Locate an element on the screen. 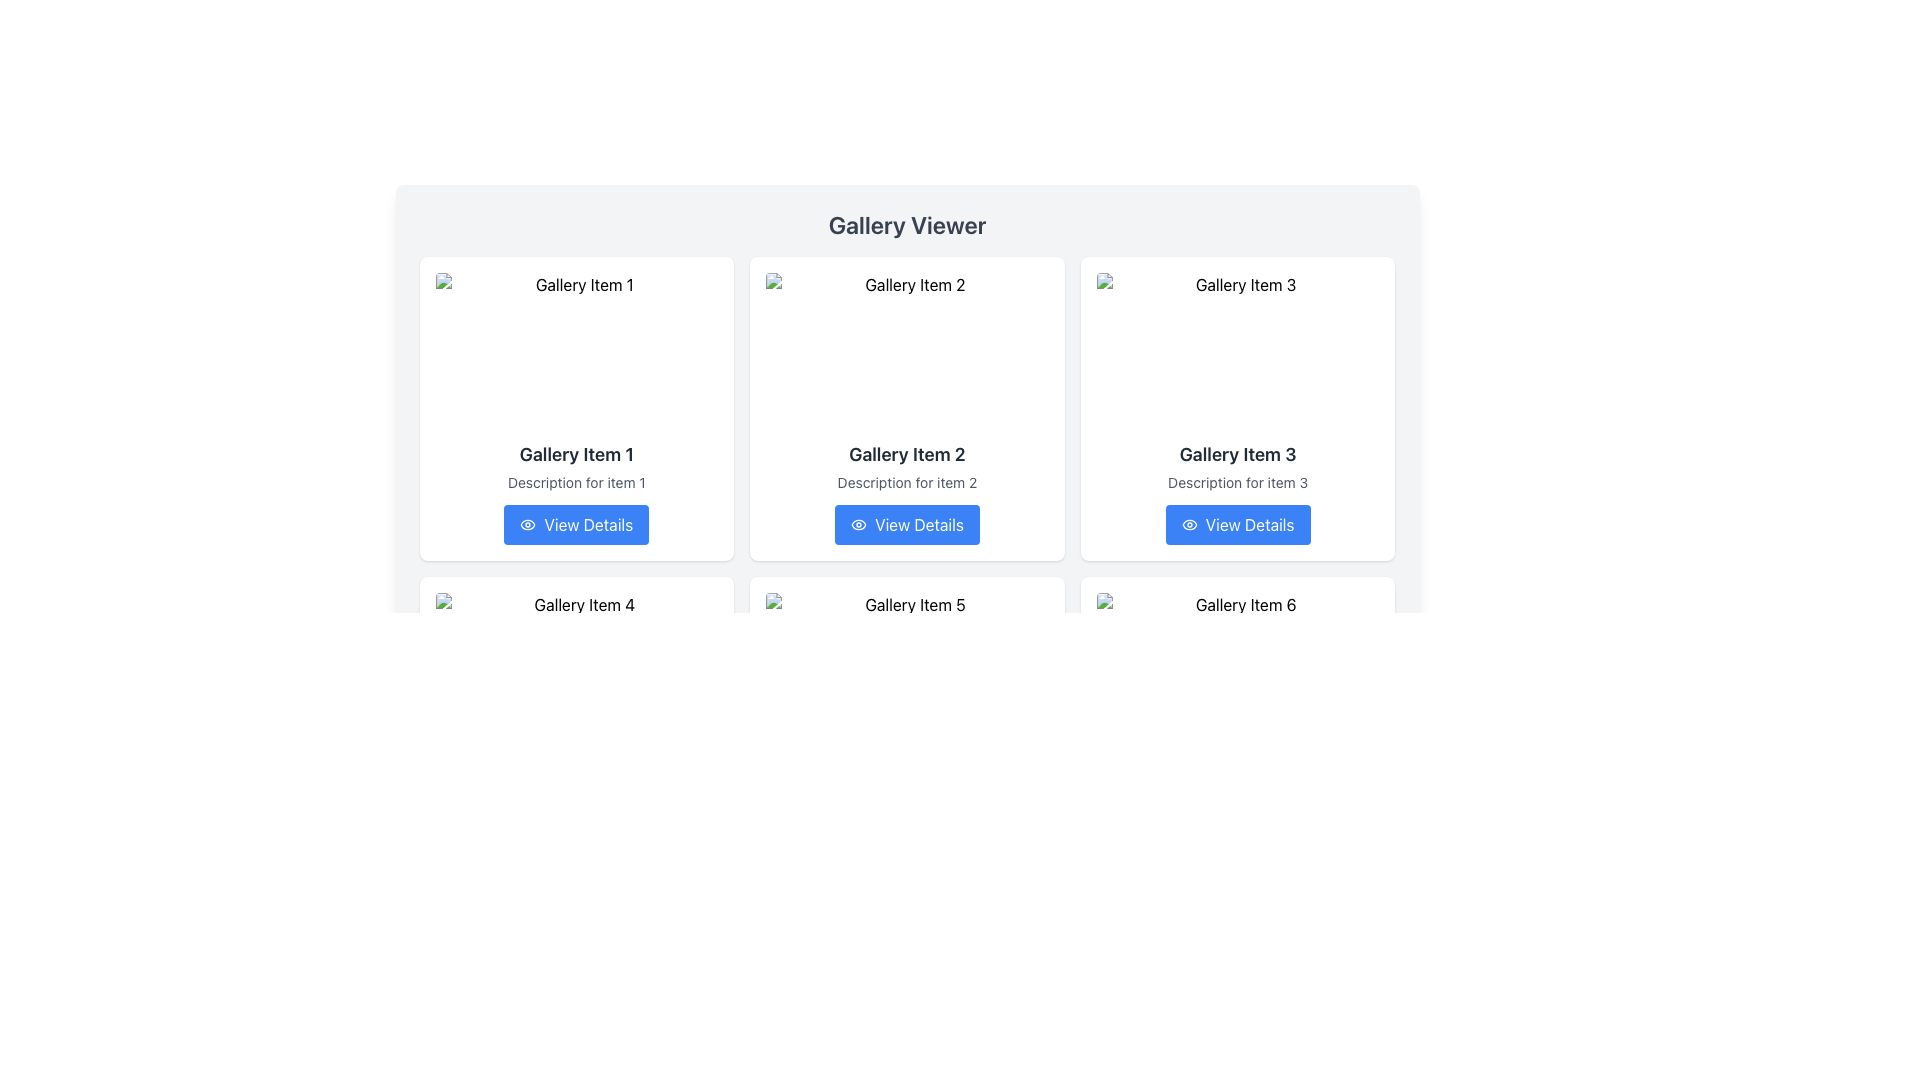  the image representing gallery item 3, located at the top of the 'Gallery Item 3' card is located at coordinates (1237, 352).